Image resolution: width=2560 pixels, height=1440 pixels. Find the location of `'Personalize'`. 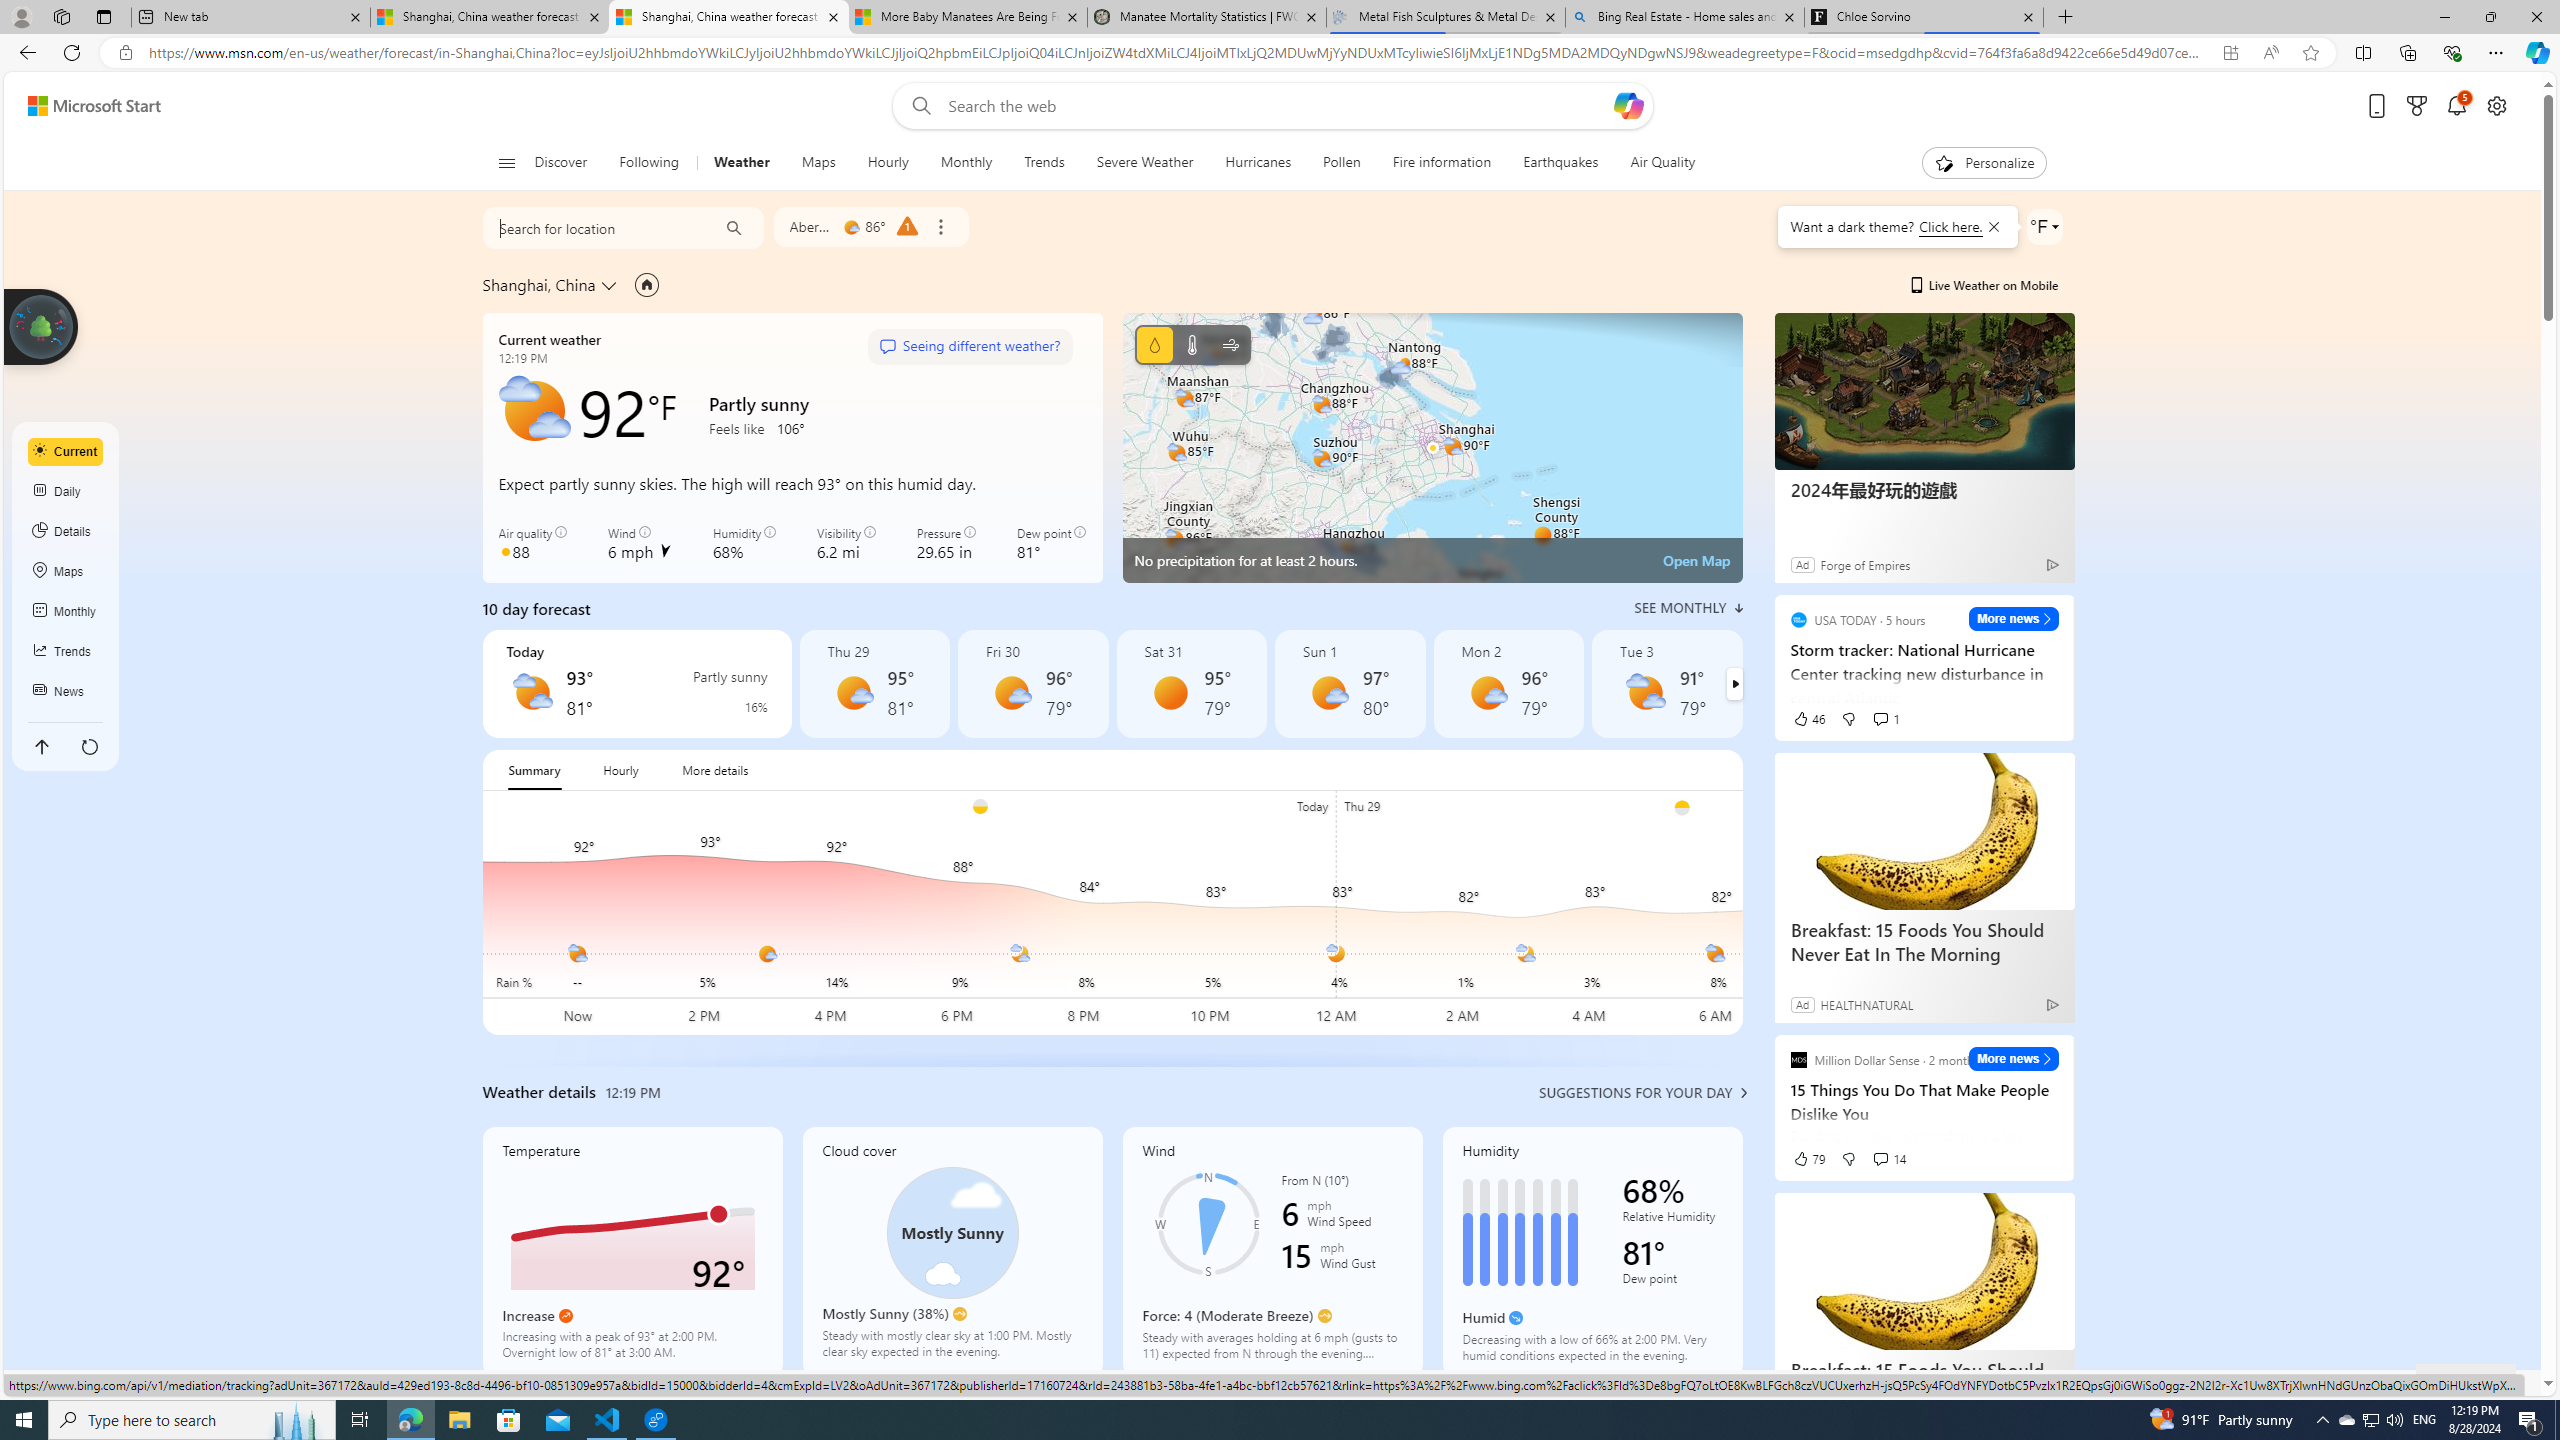

'Personalize' is located at coordinates (1984, 162).